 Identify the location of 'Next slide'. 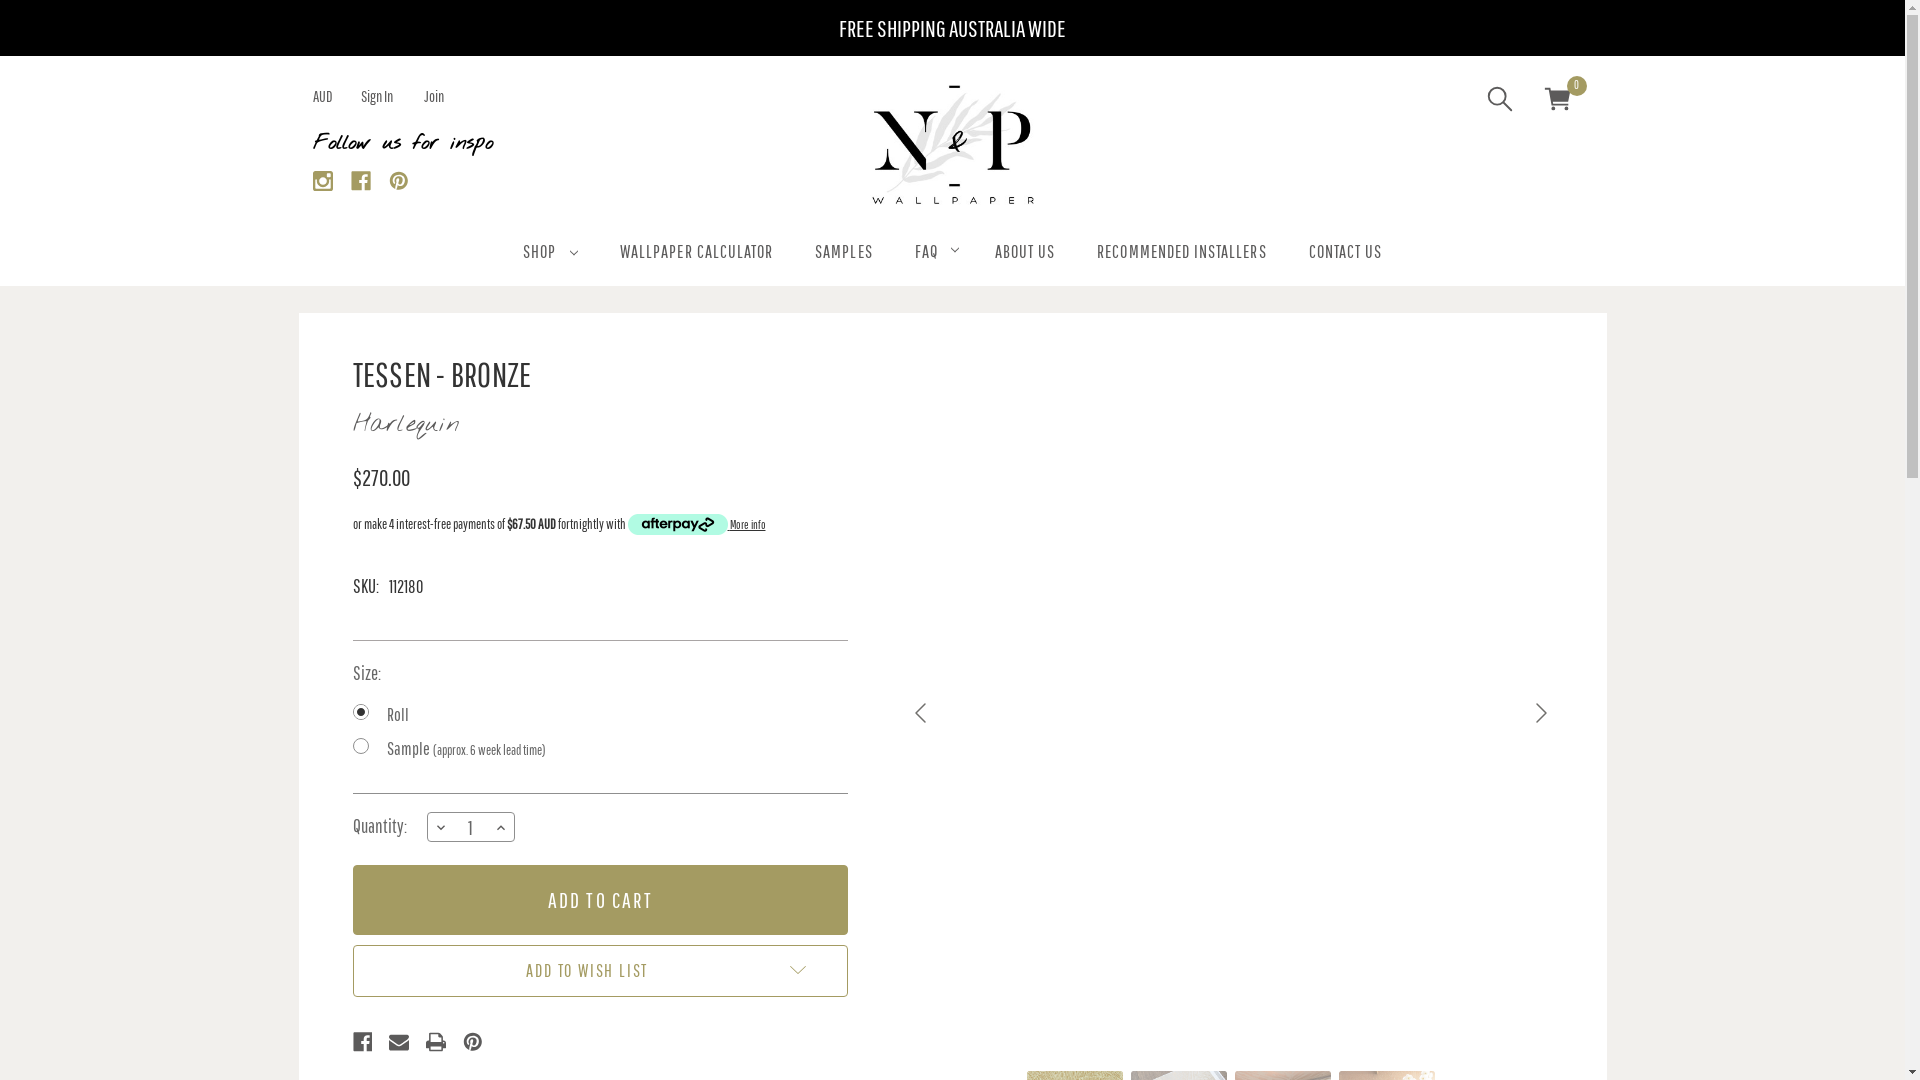
(1538, 712).